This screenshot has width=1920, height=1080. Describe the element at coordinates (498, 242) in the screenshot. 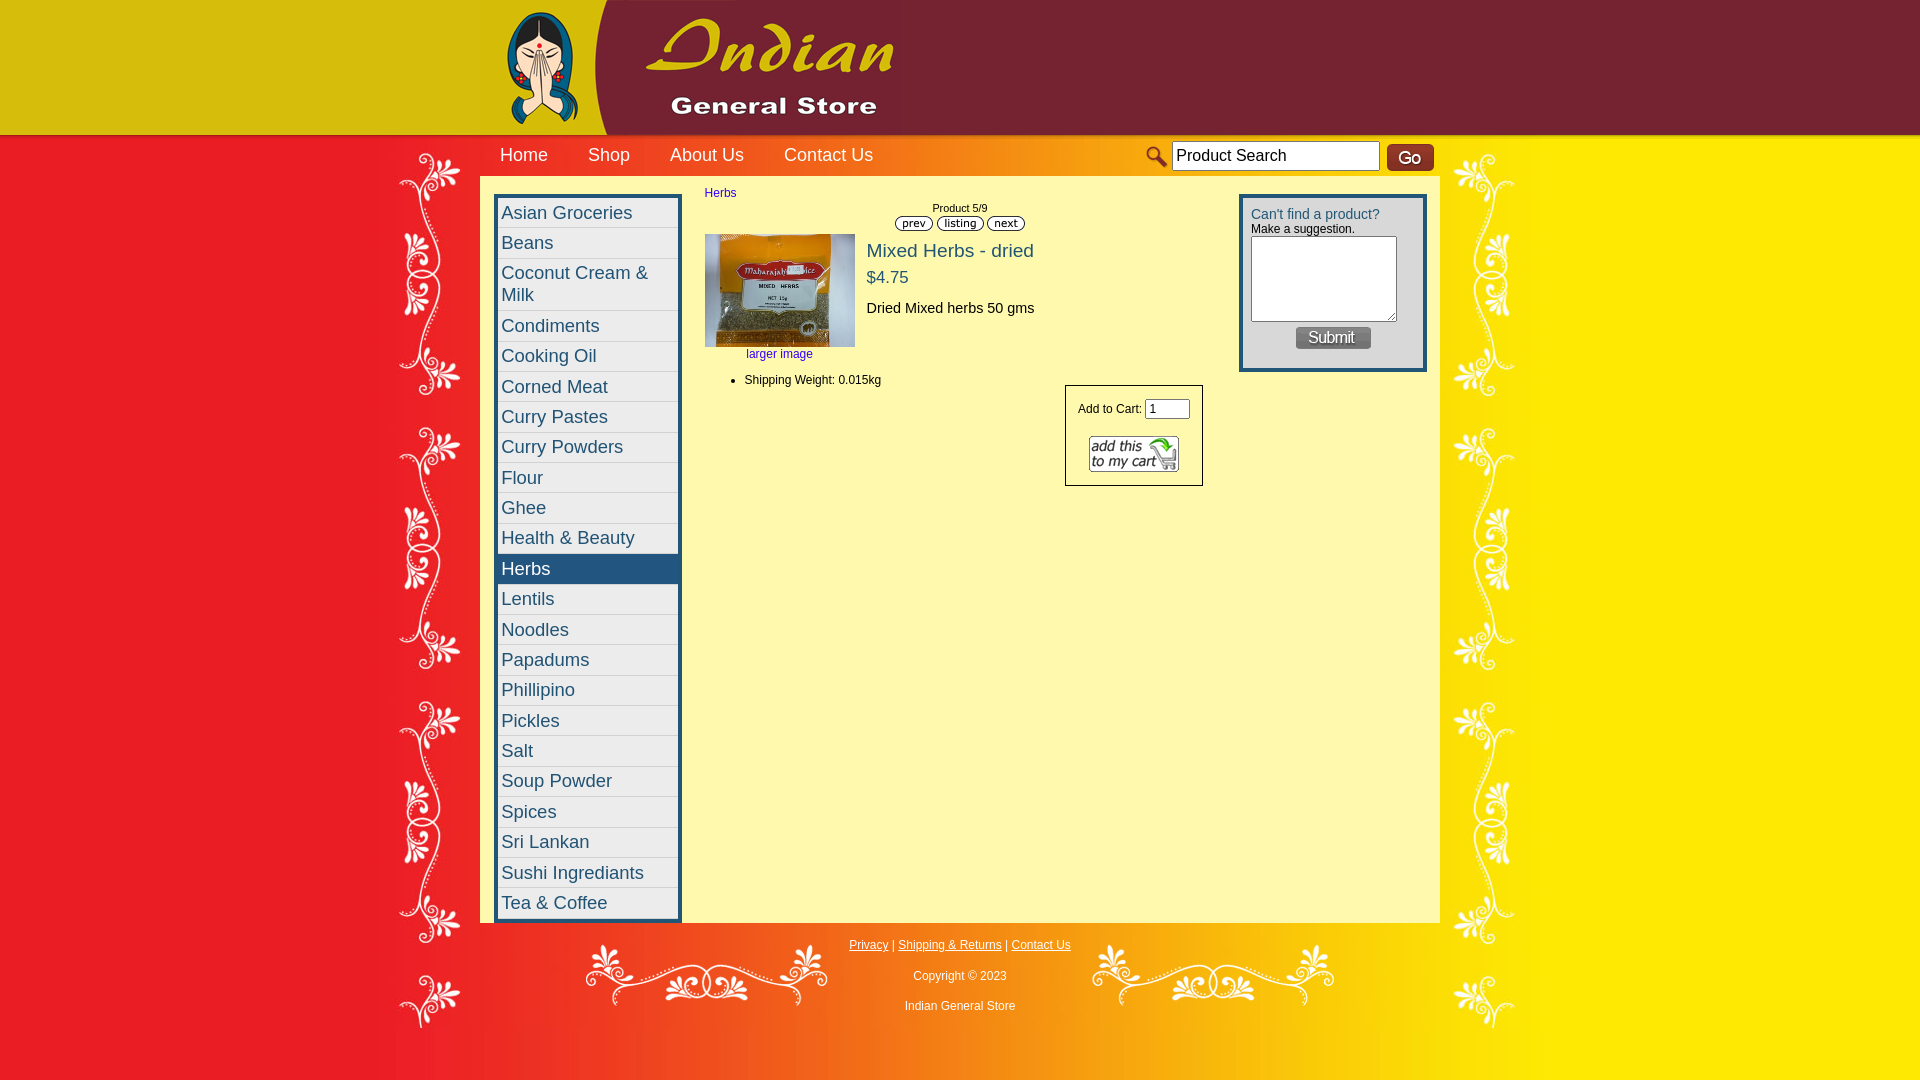

I see `'Beans'` at that location.